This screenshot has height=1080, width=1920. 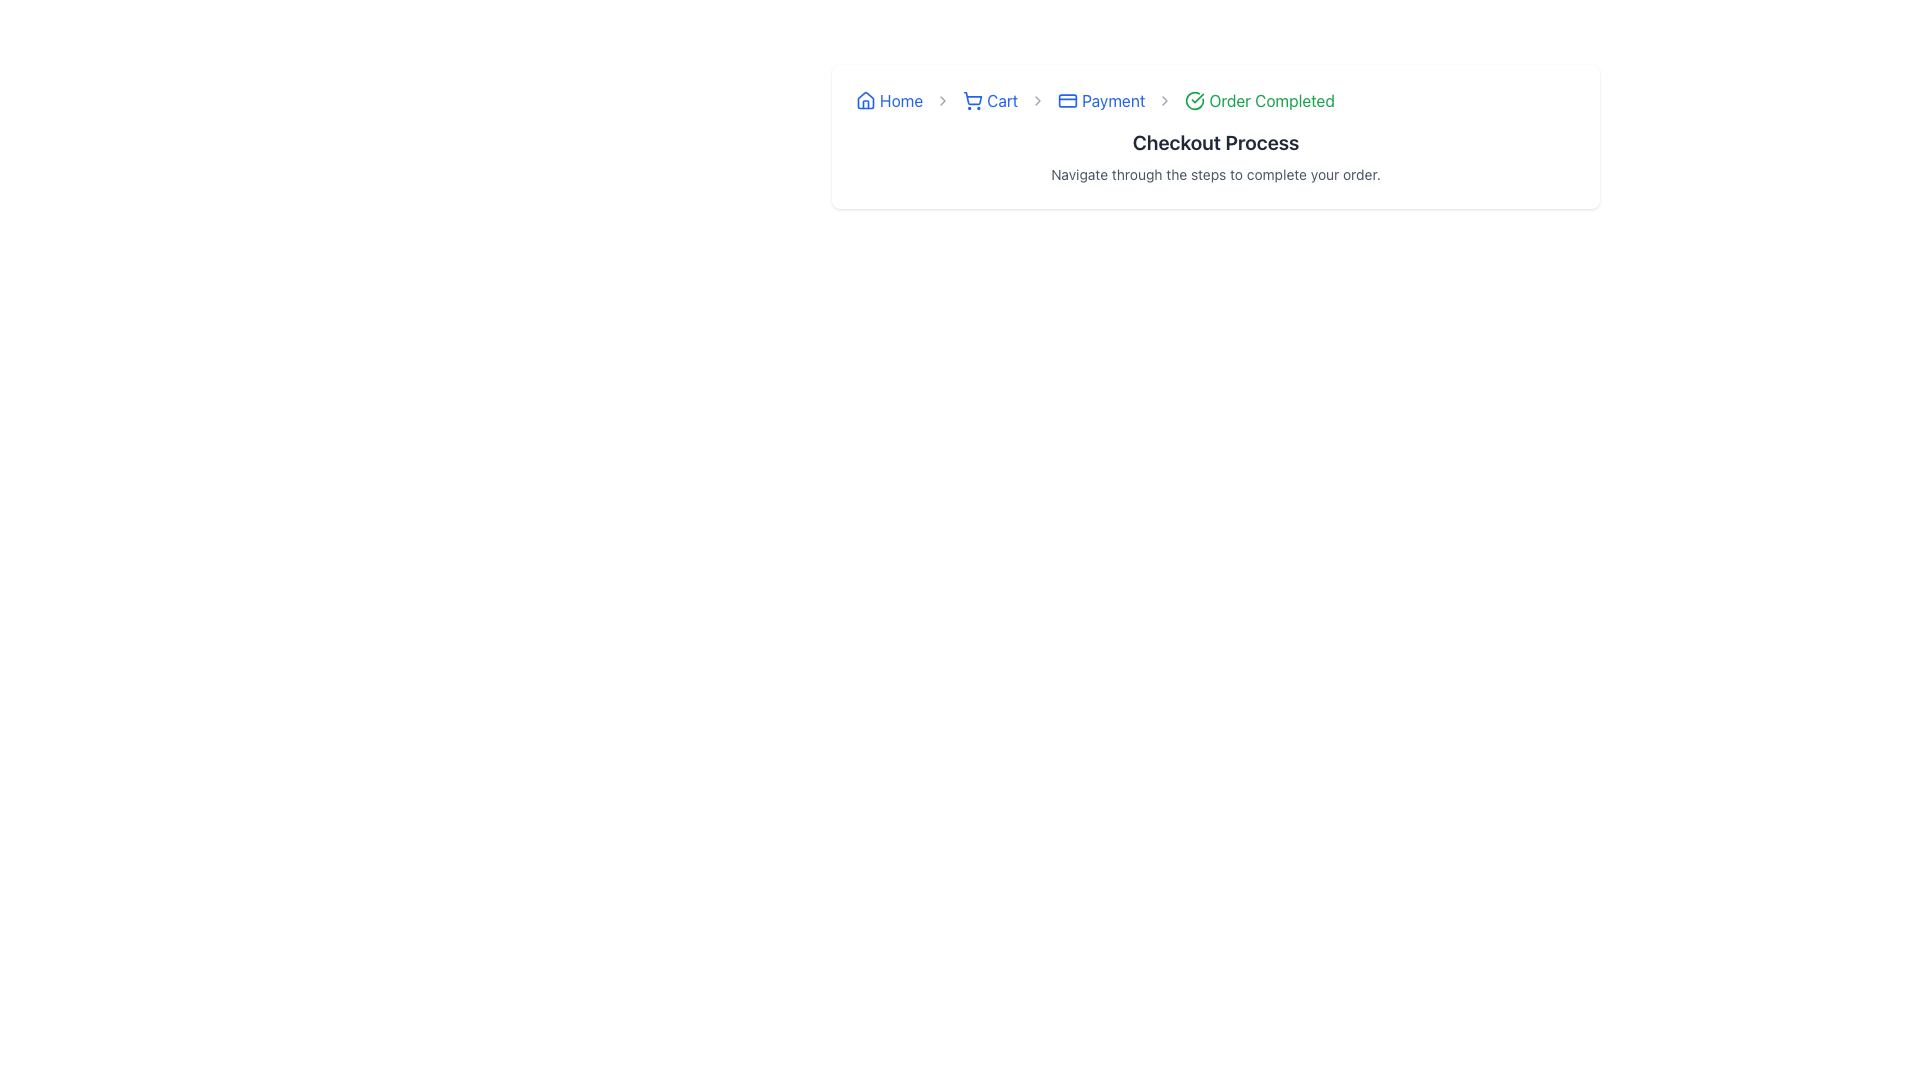 What do you see at coordinates (1259, 100) in the screenshot?
I see `text of the Indicator displaying 'Order Completed' with a green checkmark icon, located at the top-right of the interface` at bounding box center [1259, 100].